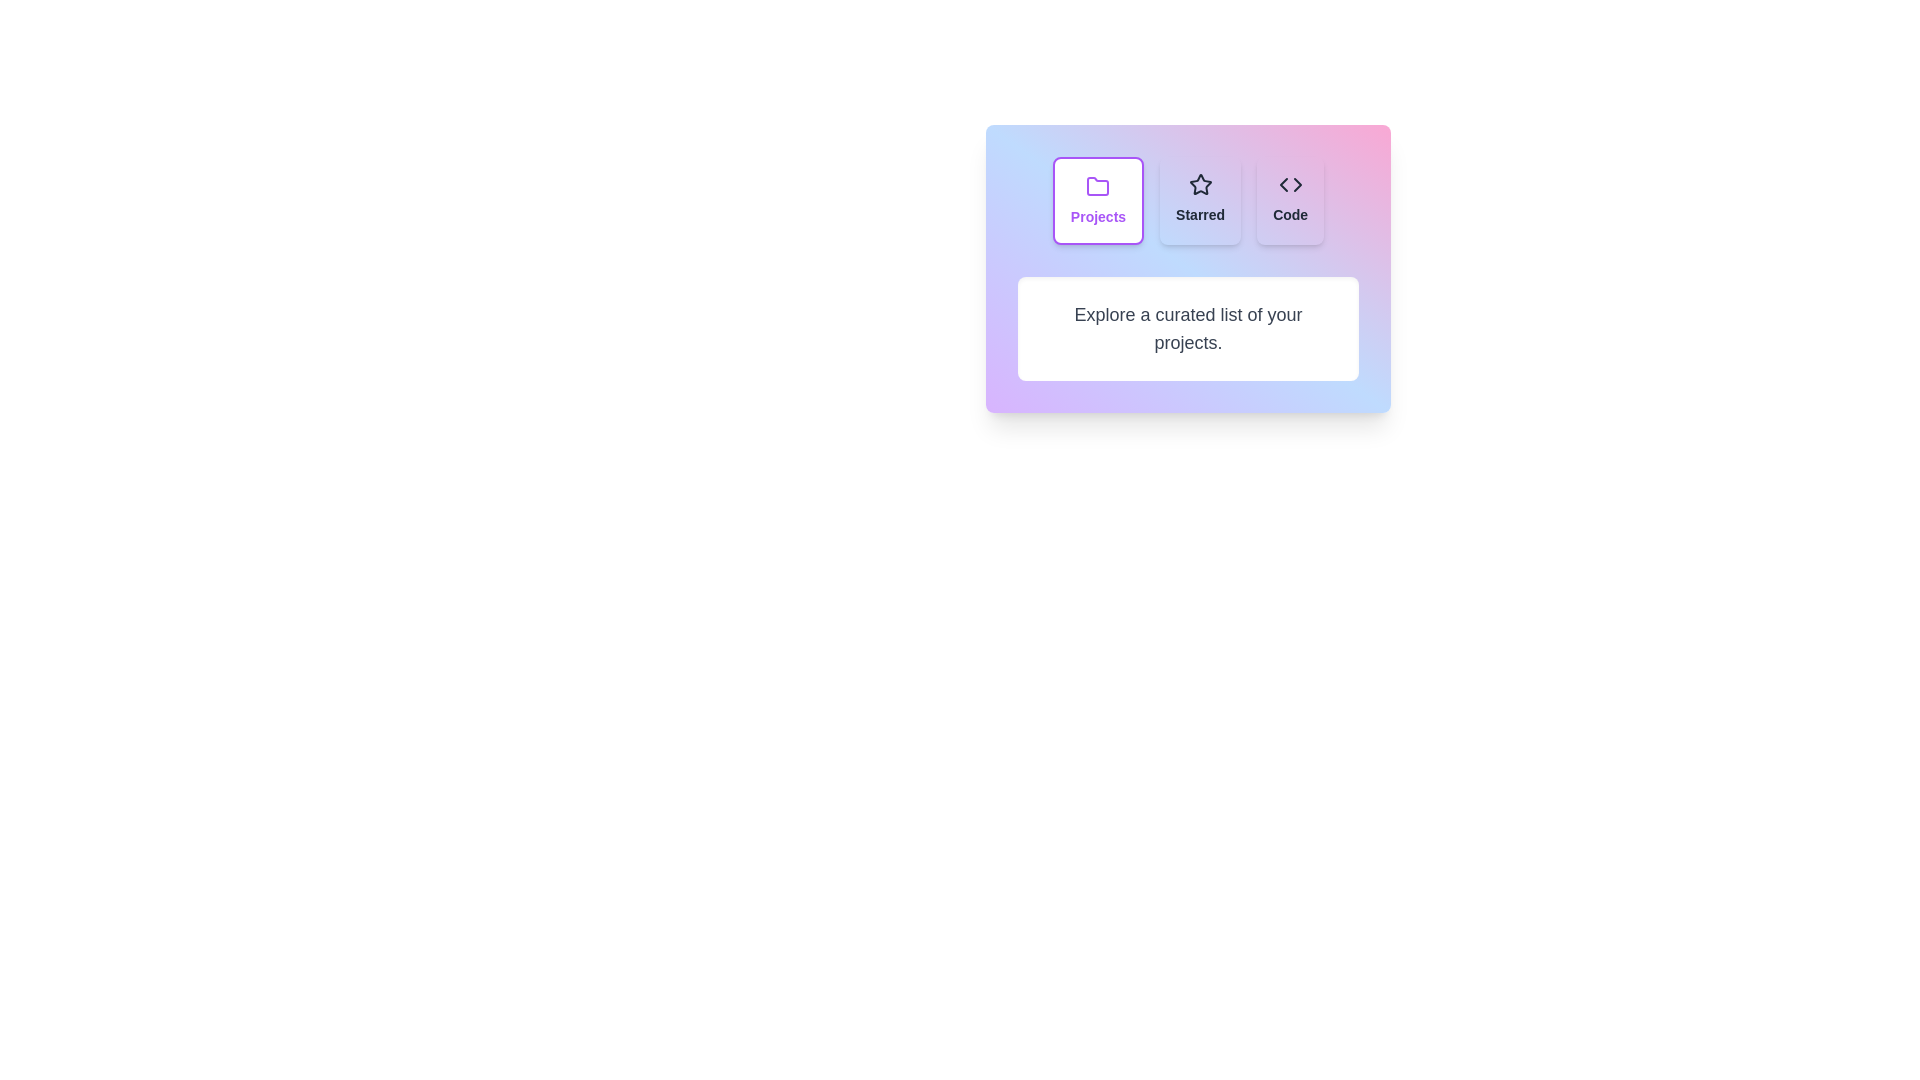  What do you see at coordinates (1200, 200) in the screenshot?
I see `the Starred tab to observe its hover effect` at bounding box center [1200, 200].